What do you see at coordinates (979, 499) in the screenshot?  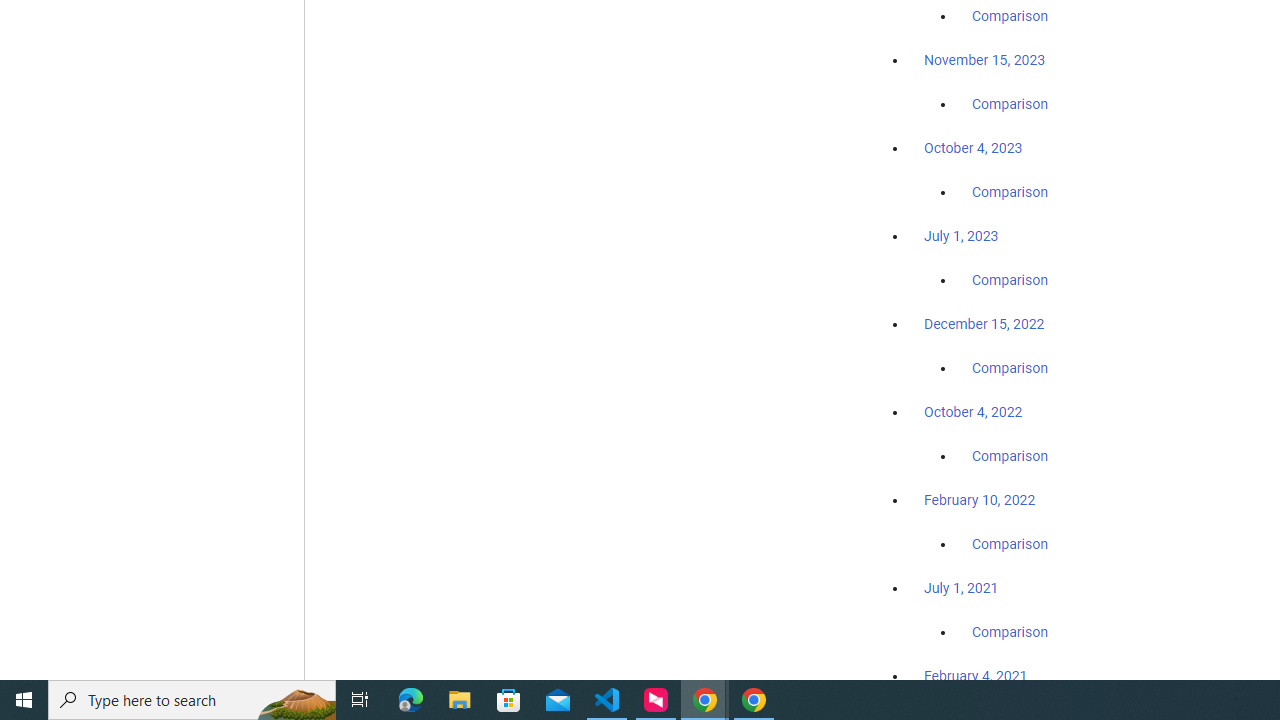 I see `'February 10, 2022'` at bounding box center [979, 499].